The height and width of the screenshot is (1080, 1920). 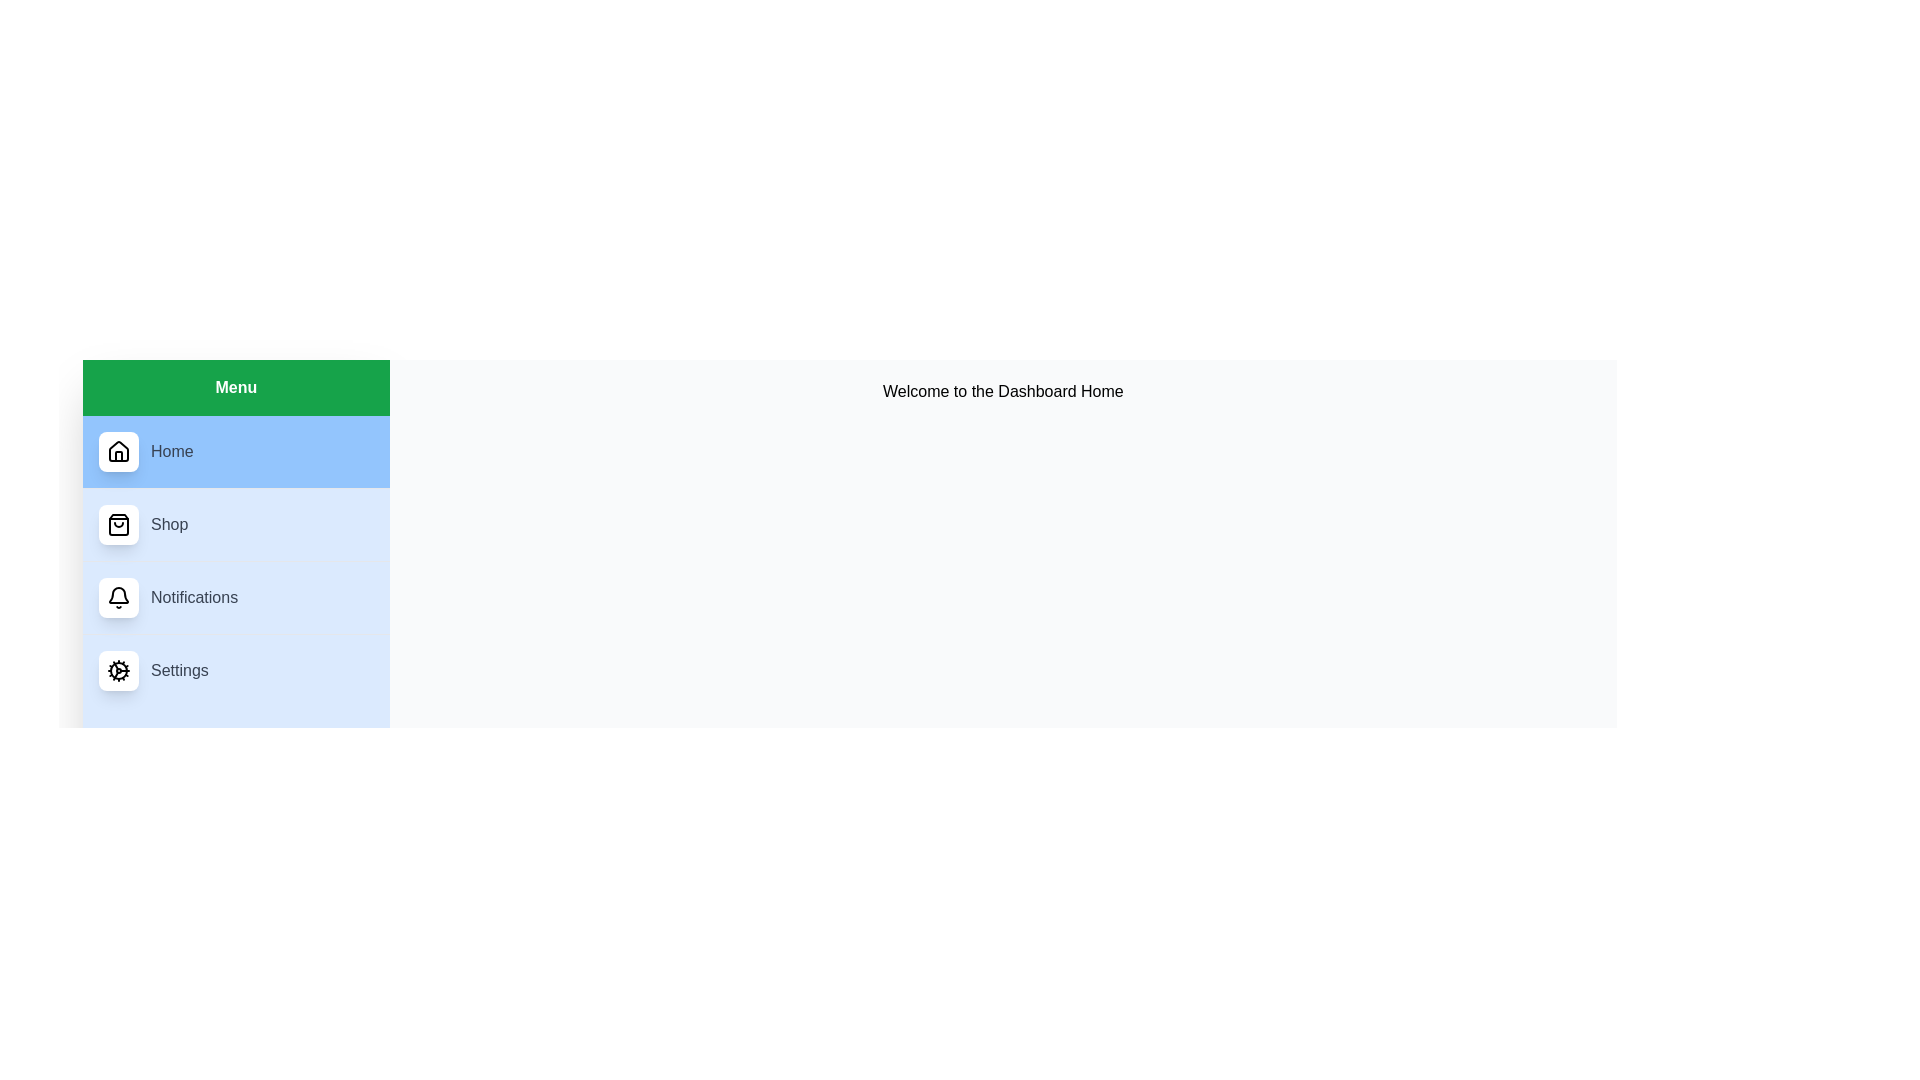 I want to click on the menu item Notifications to observe its hover effect, so click(x=235, y=596).